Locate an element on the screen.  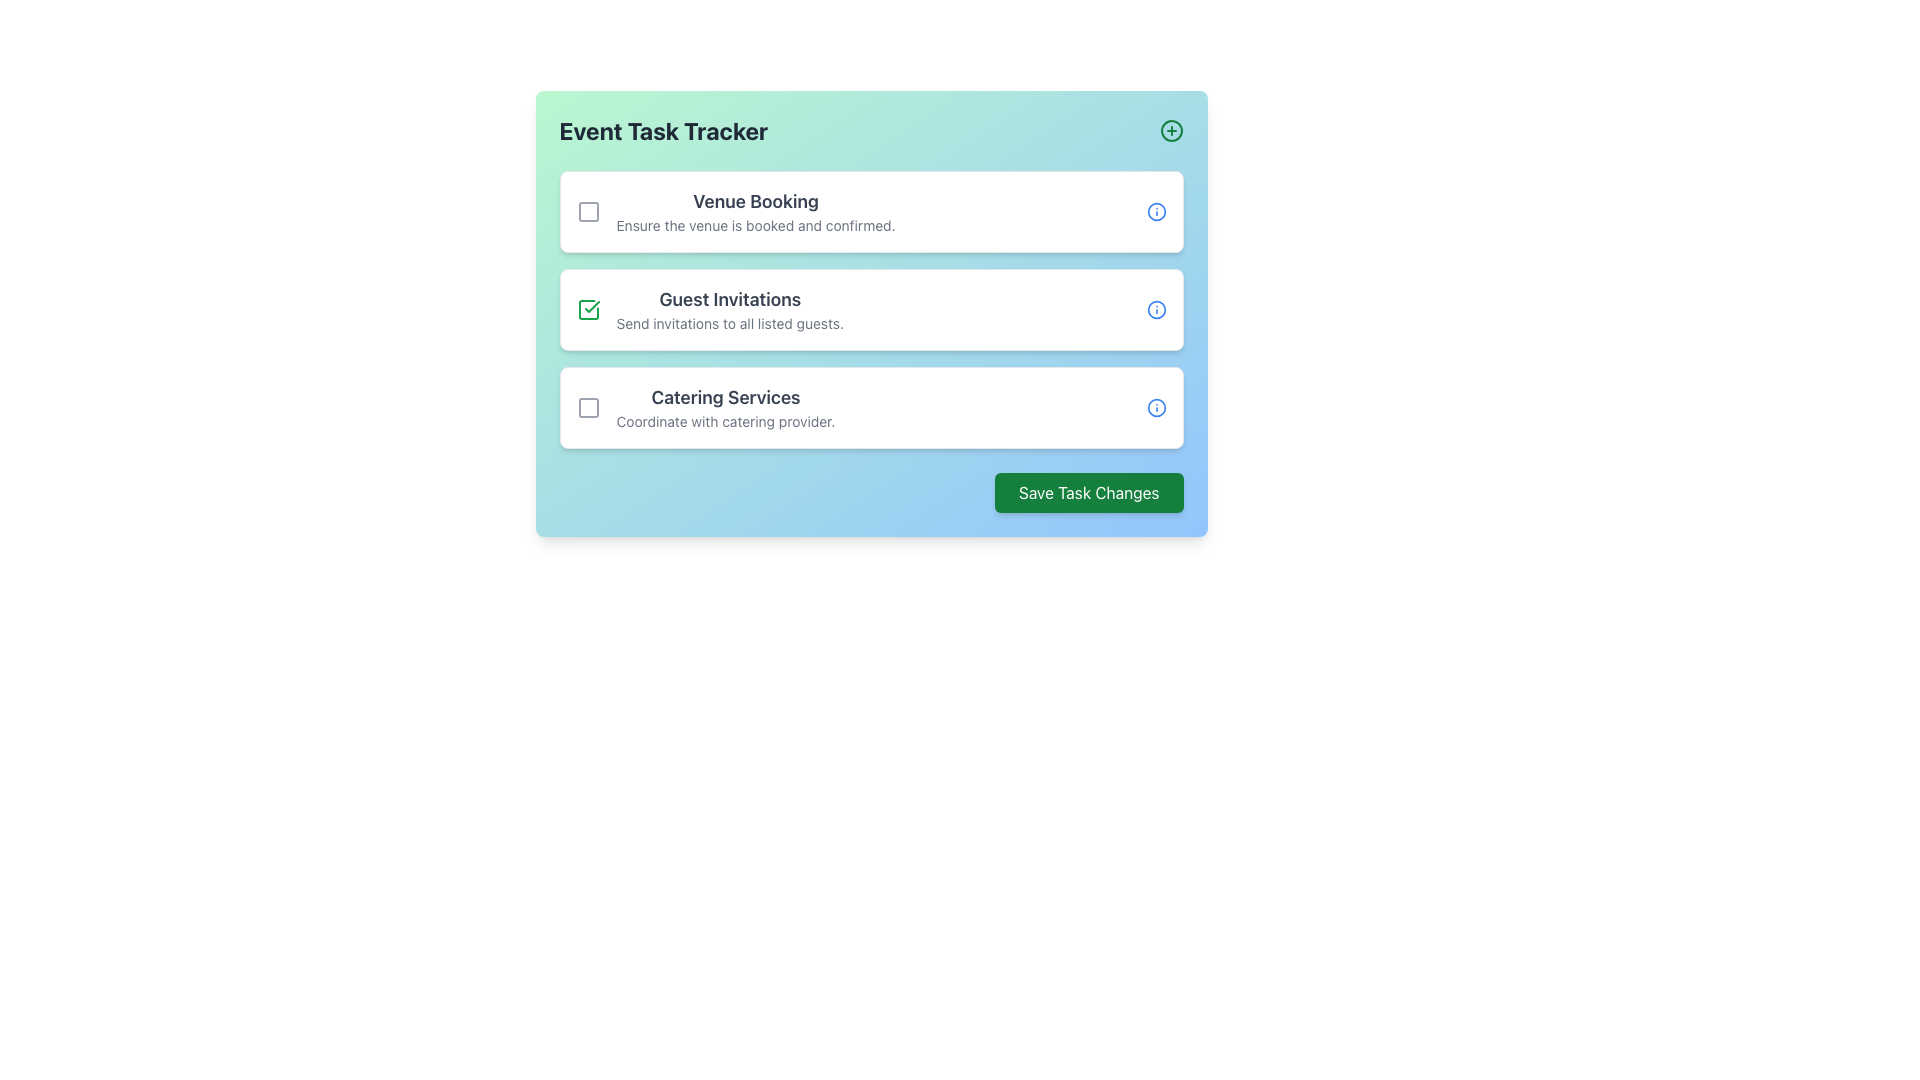
the green checkmark icon of the Checkbox located to the left of the 'Guest Invitations' label is located at coordinates (587, 309).